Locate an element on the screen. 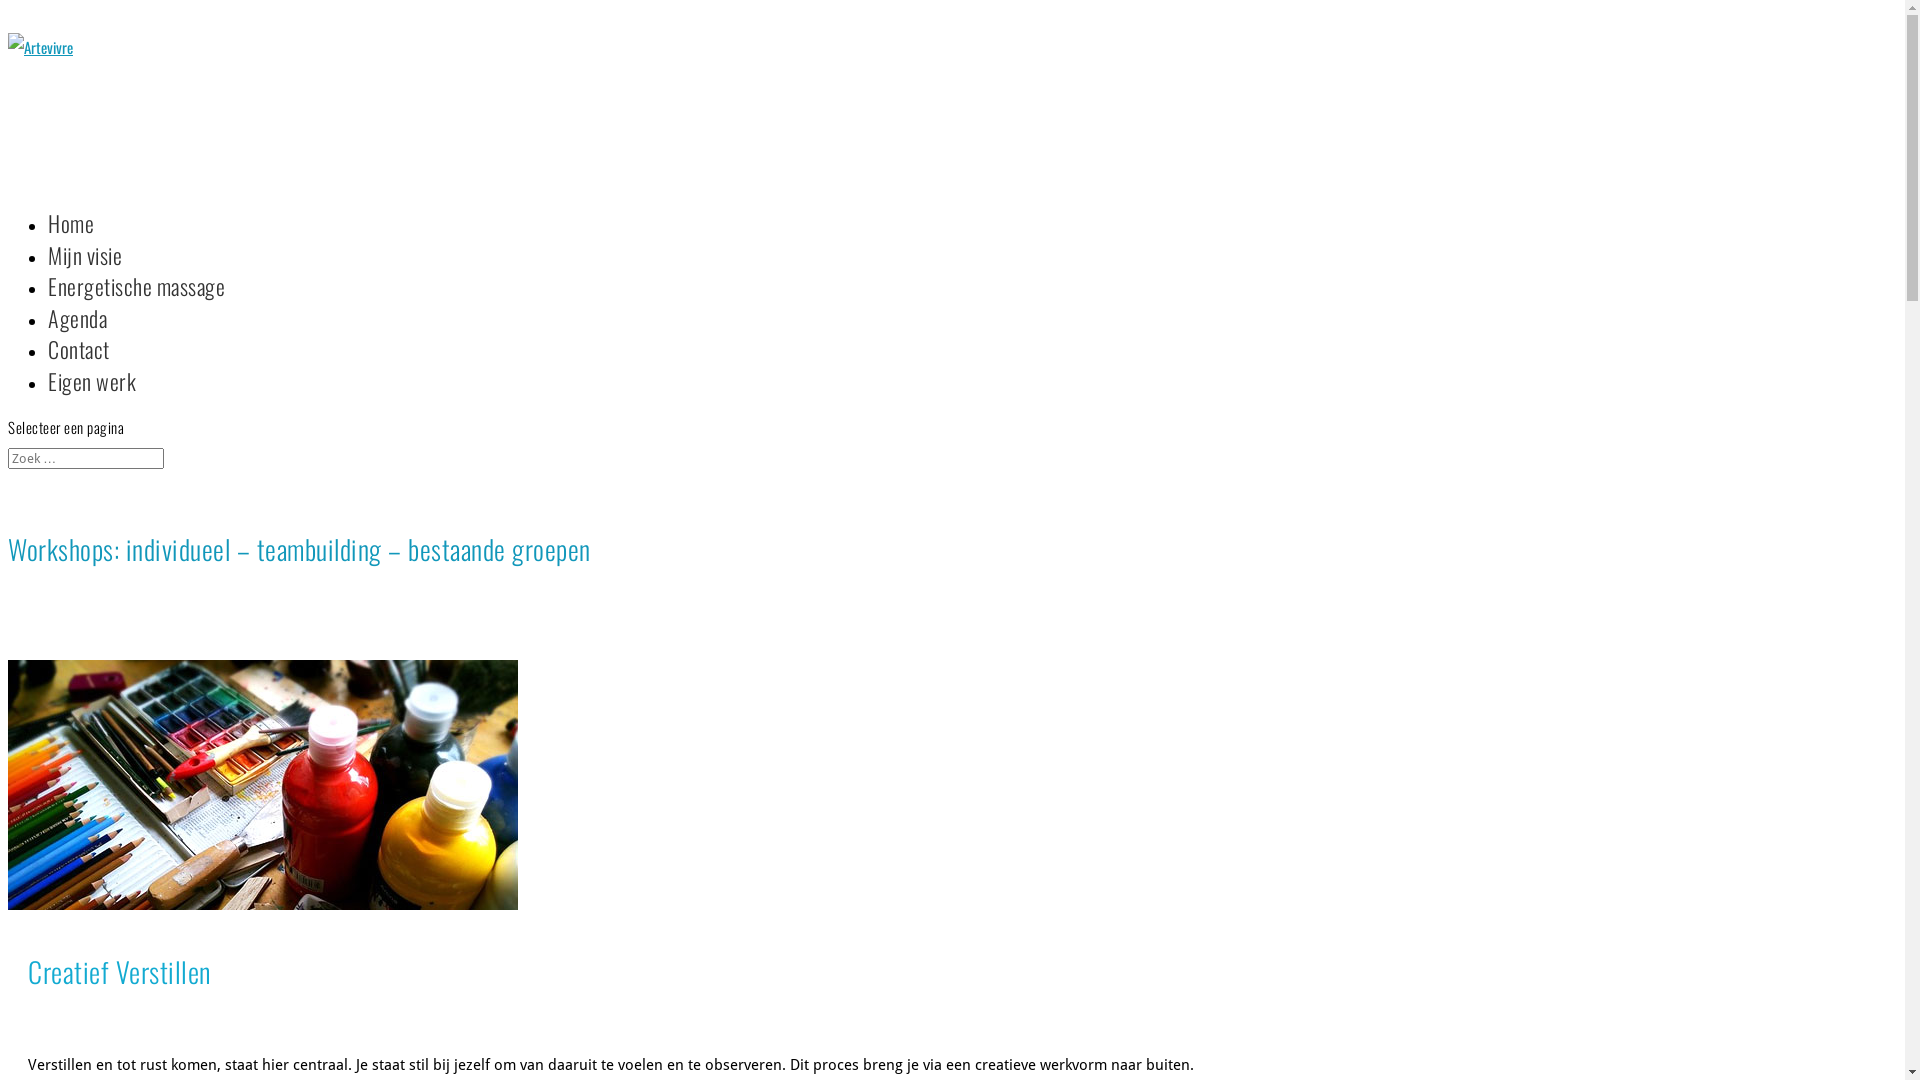 The width and height of the screenshot is (1920, 1080). 'Contact' is located at coordinates (78, 371).